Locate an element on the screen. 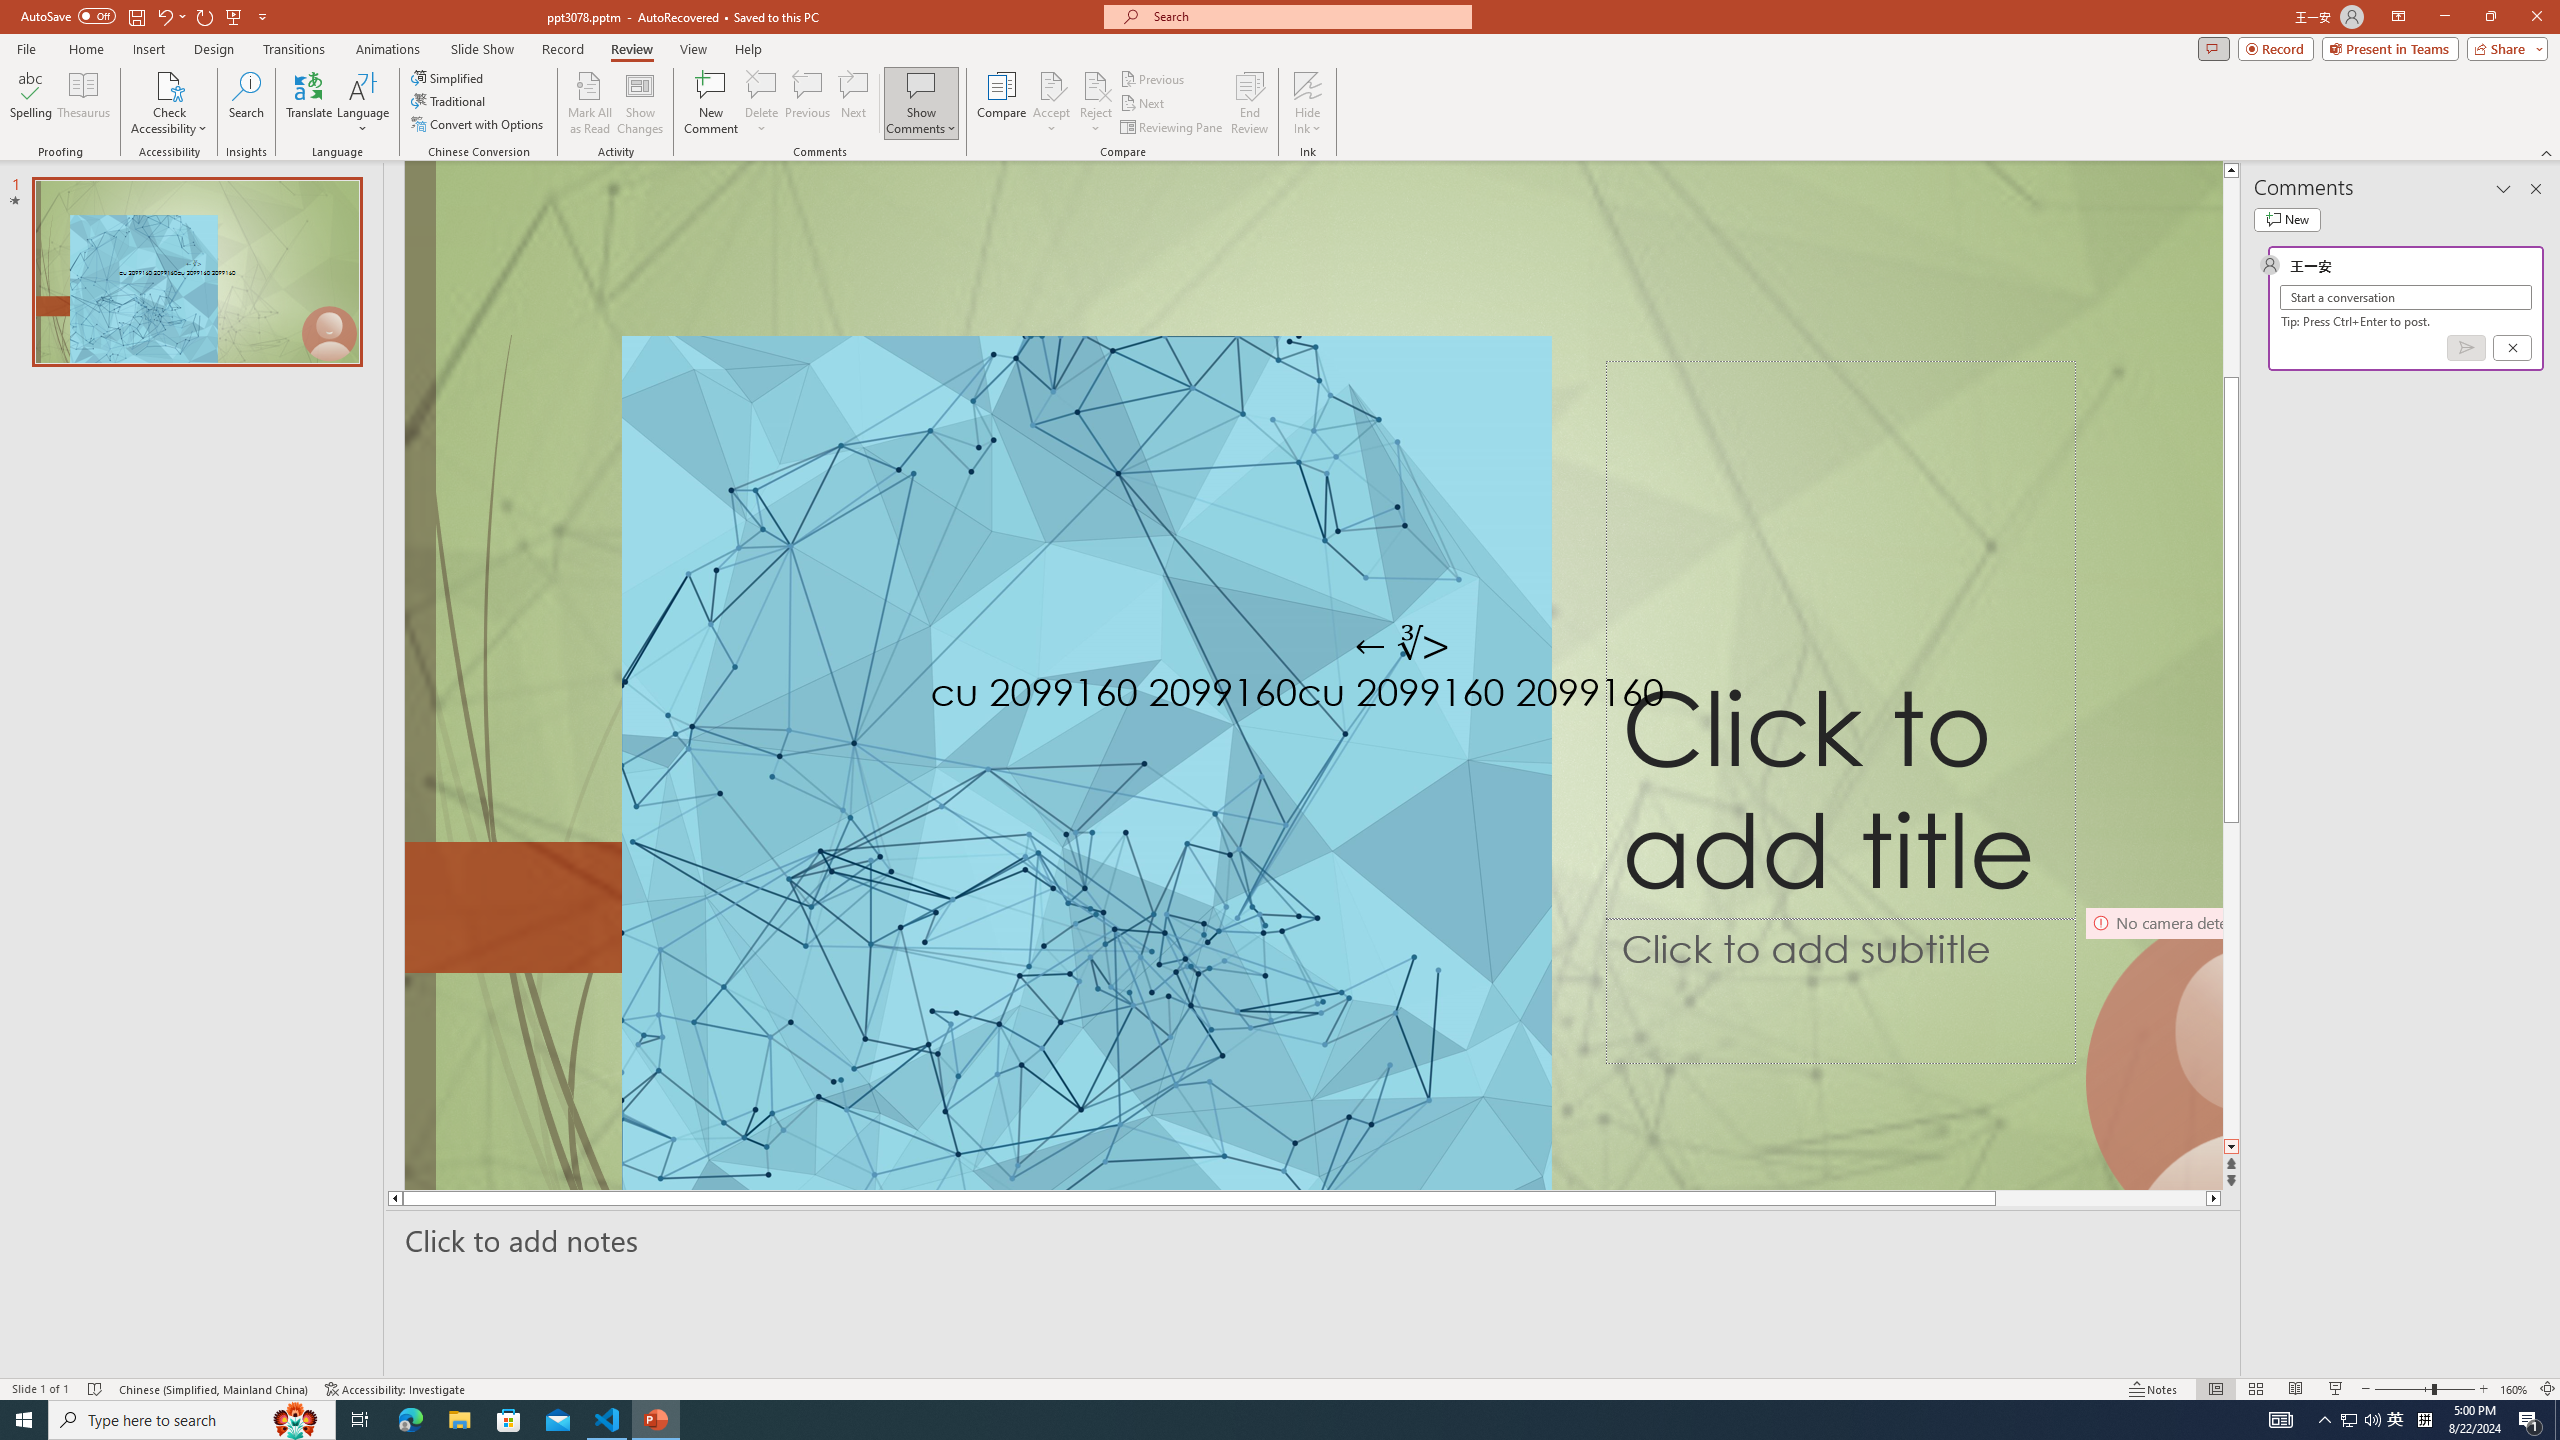  'New Comment' is located at coordinates (709, 103).